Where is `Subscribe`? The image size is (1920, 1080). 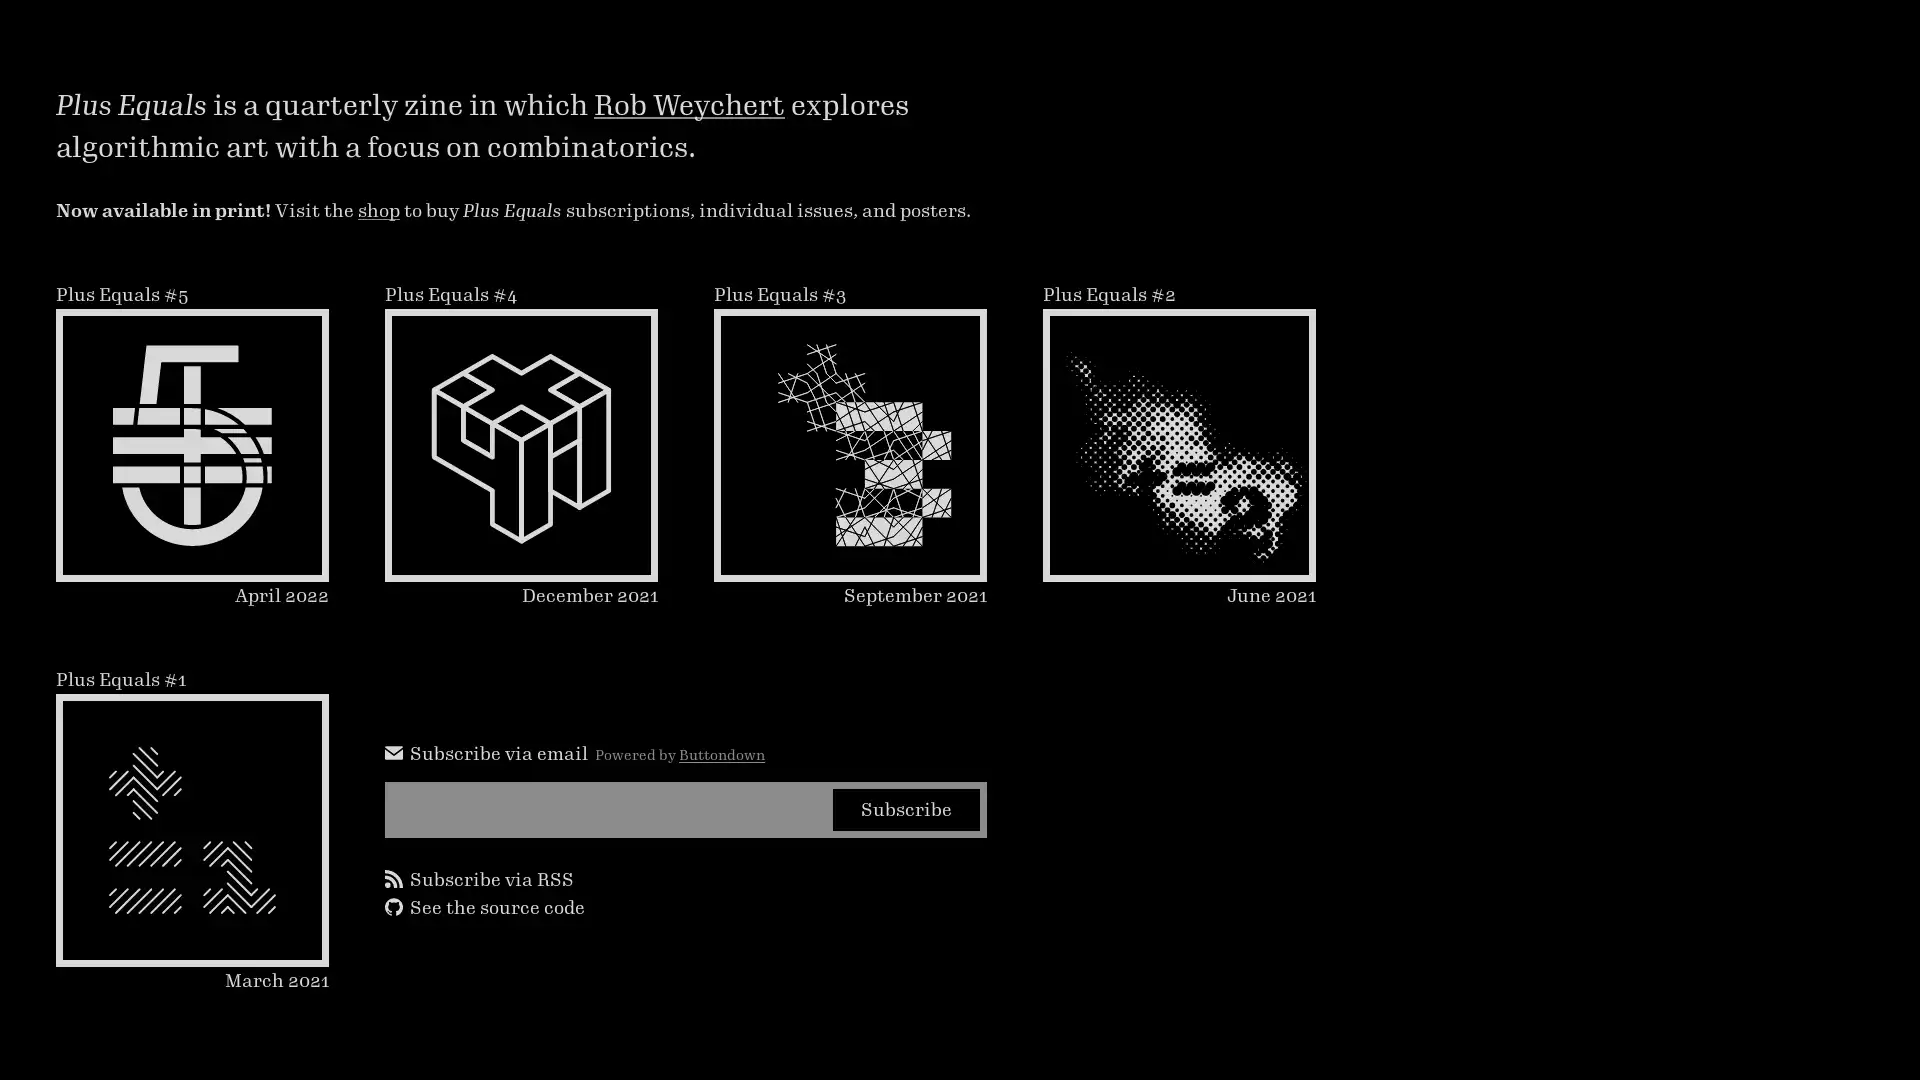 Subscribe is located at coordinates (905, 808).